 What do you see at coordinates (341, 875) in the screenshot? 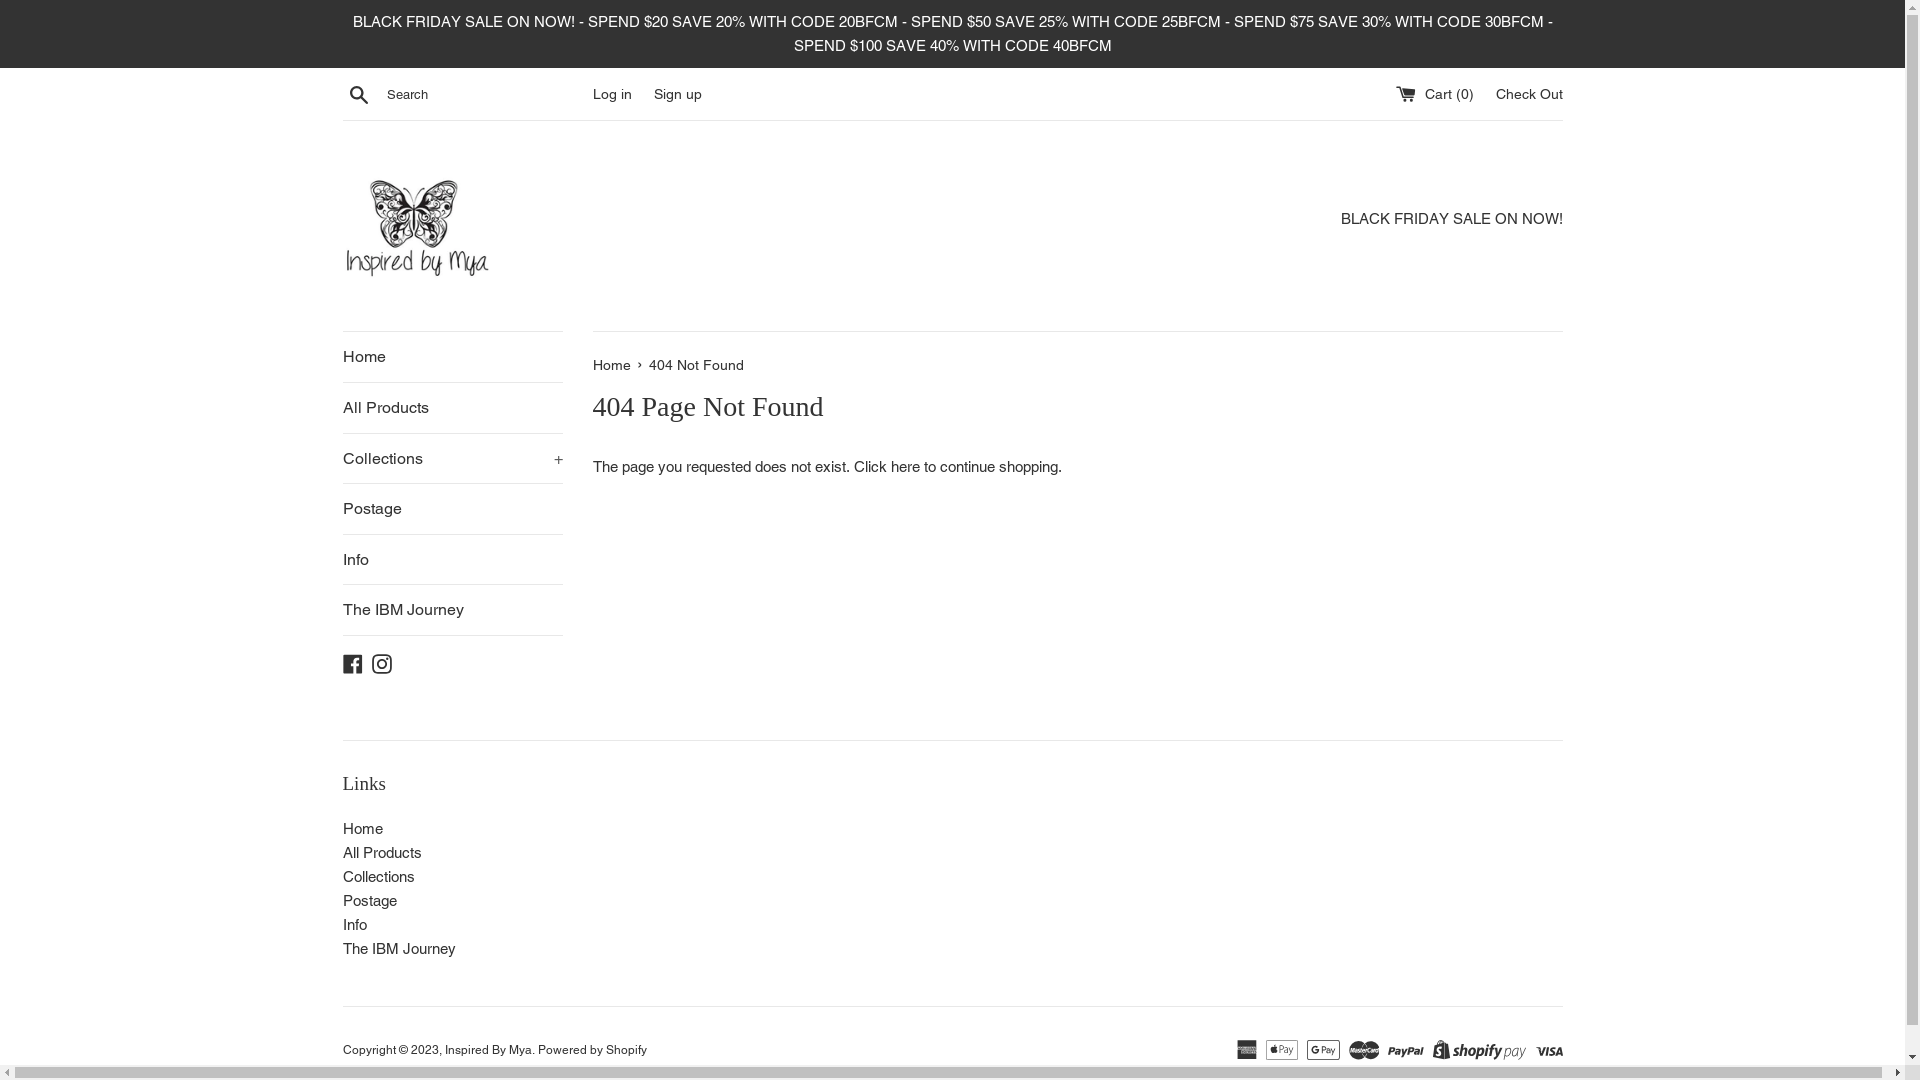
I see `'Collections'` at bounding box center [341, 875].